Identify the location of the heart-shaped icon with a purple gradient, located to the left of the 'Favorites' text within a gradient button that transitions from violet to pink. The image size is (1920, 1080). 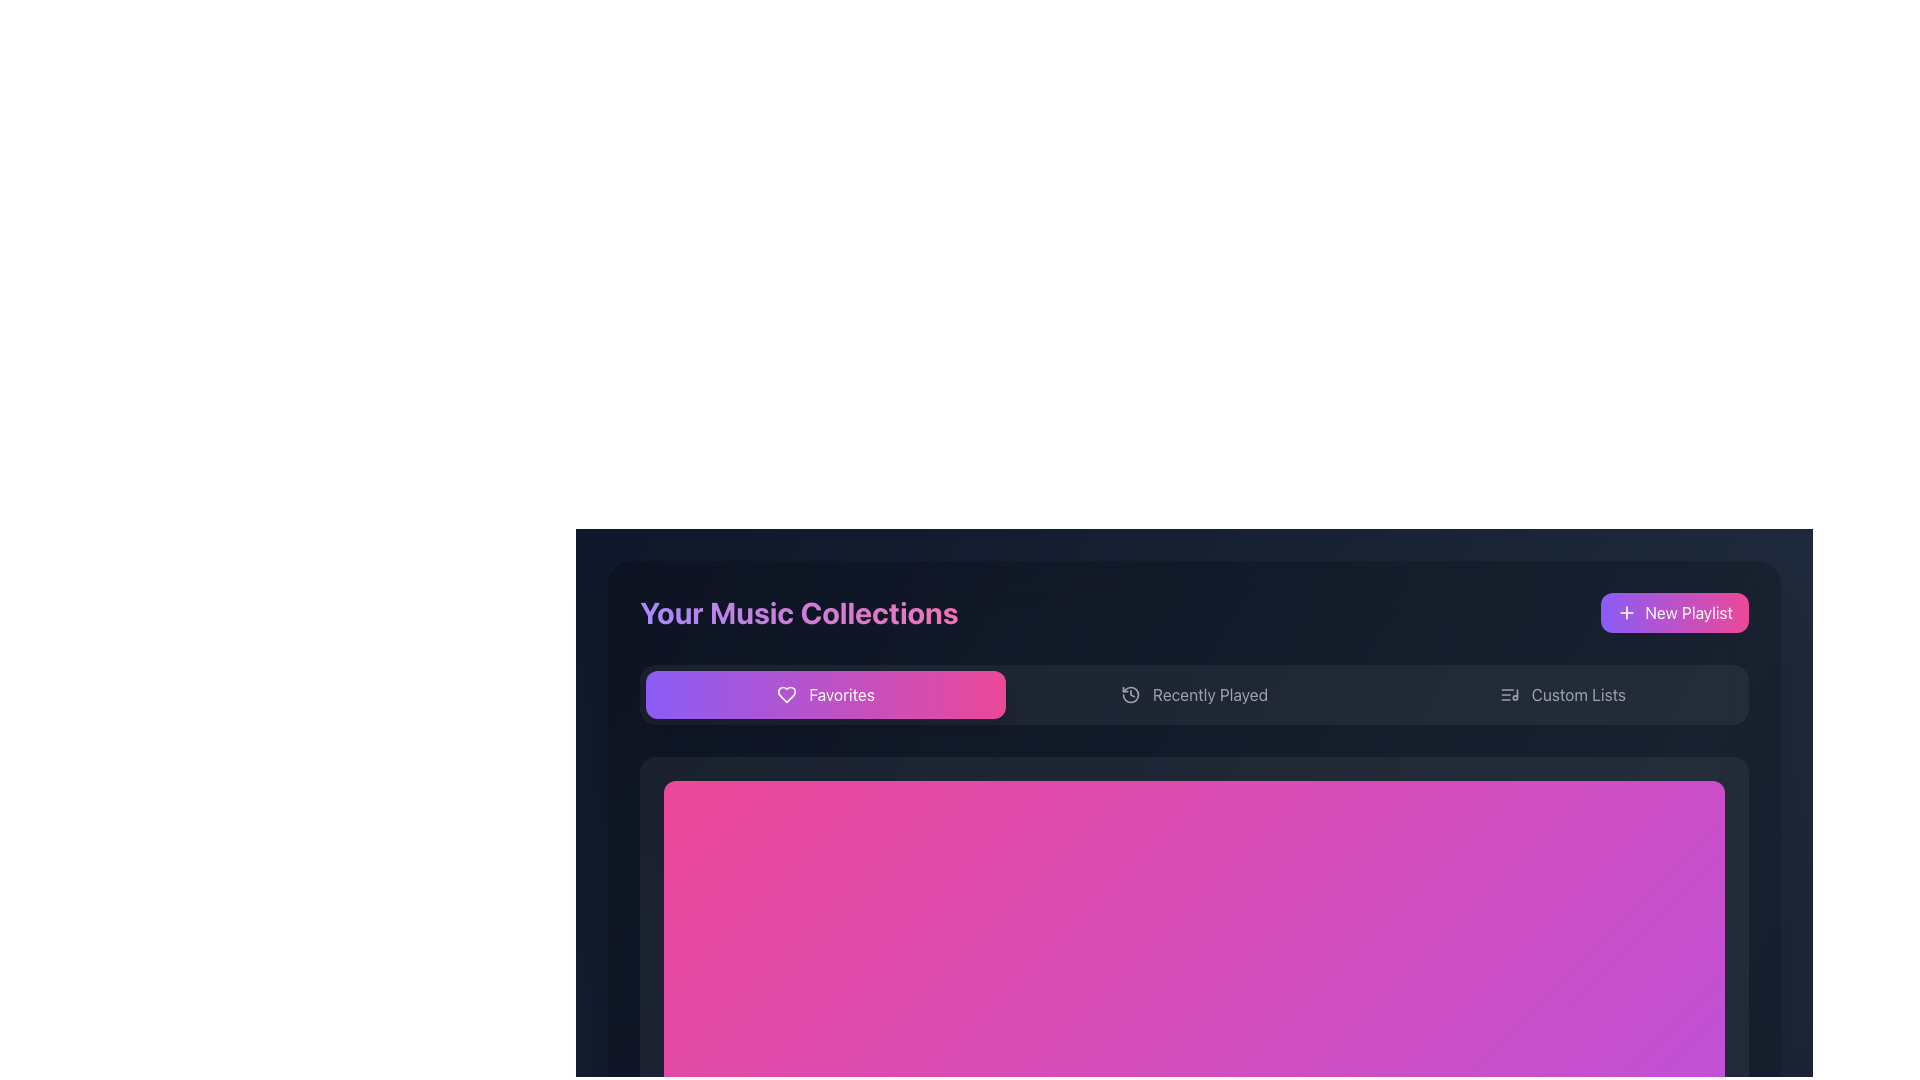
(786, 693).